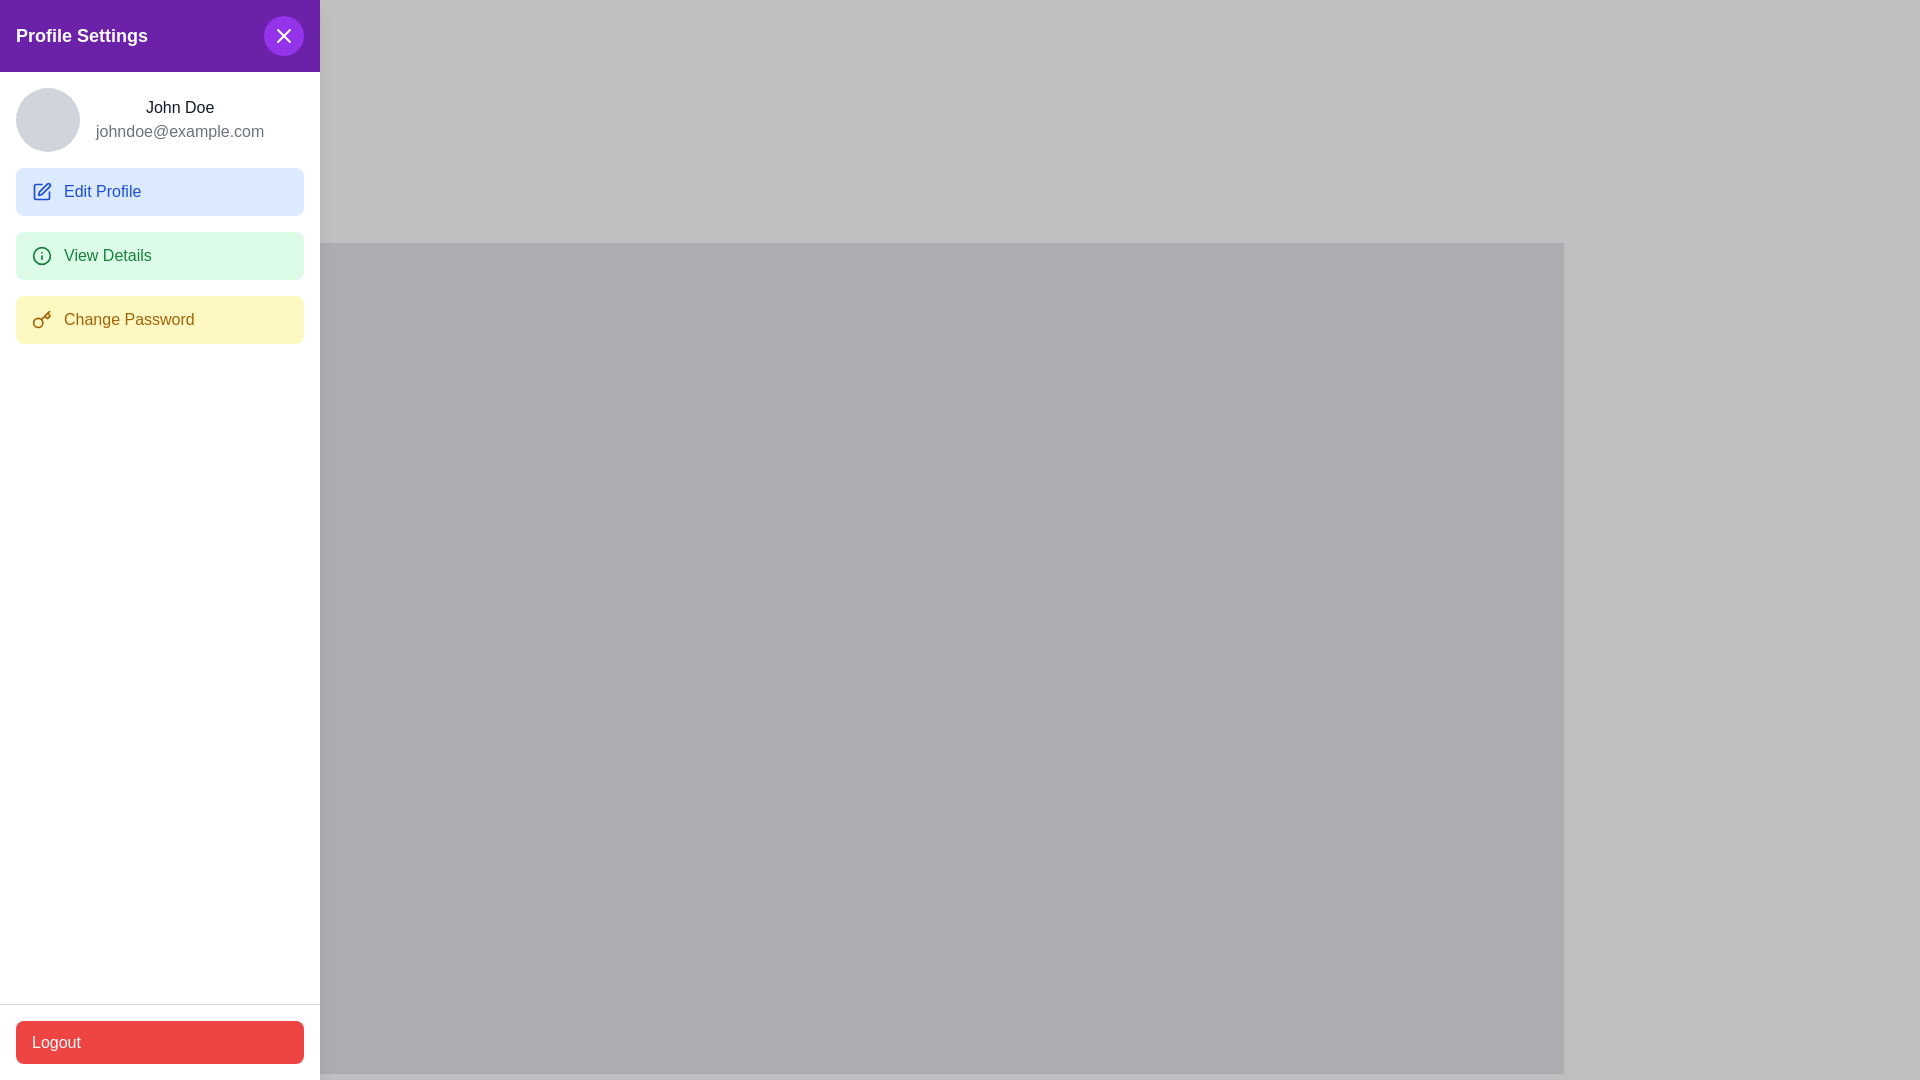  I want to click on the SVG graphic icon representing a key, which is located to the immediate left of the text label on the 'Change Password' button in the Profile Settings section, so click(42, 319).